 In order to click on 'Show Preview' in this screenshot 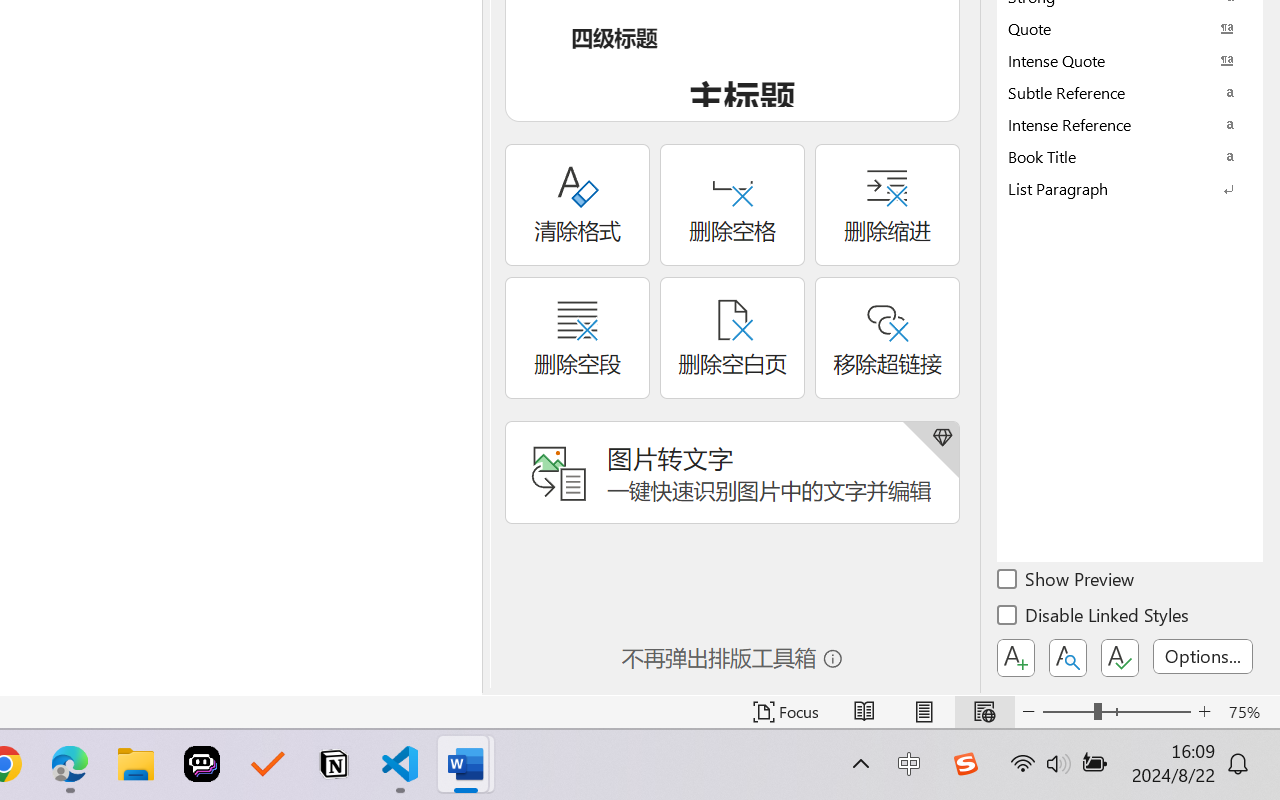, I will do `click(1066, 581)`.